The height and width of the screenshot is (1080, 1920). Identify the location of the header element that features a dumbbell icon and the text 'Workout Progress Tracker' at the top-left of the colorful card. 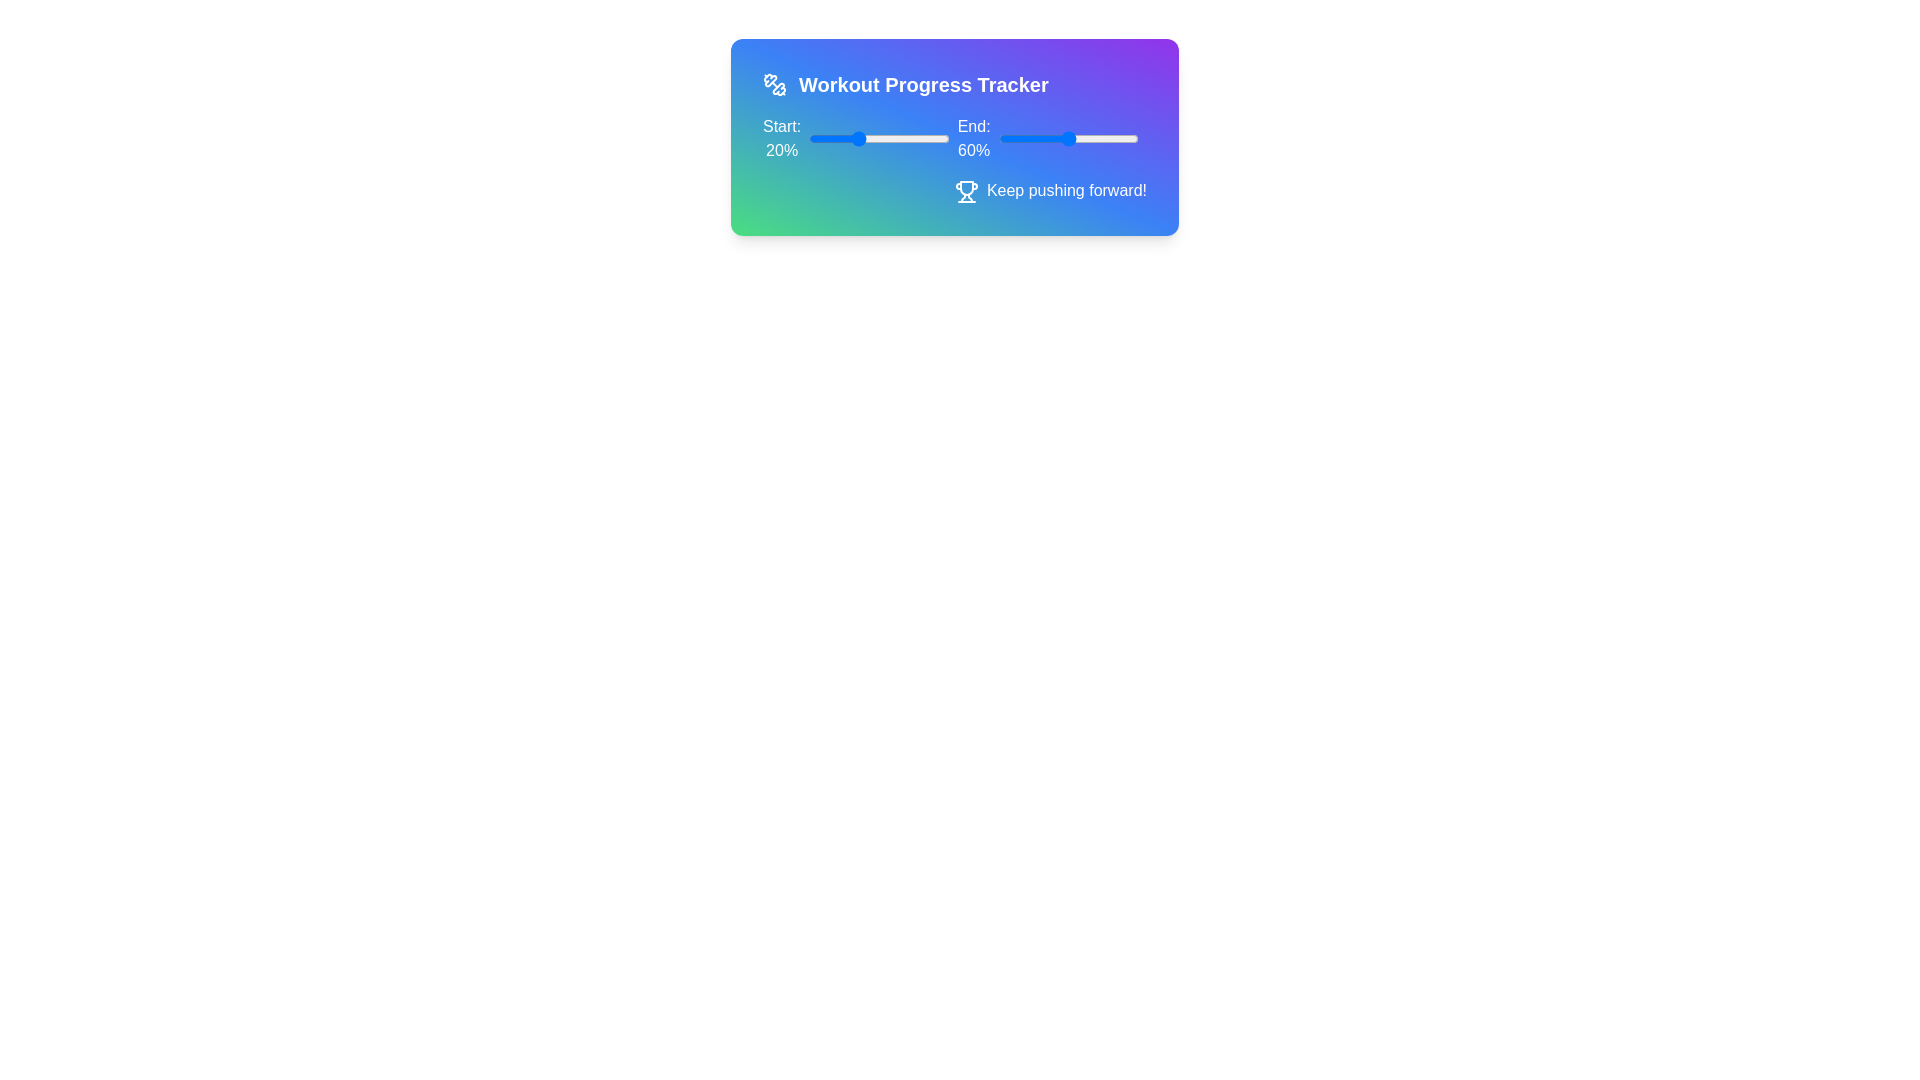
(954, 83).